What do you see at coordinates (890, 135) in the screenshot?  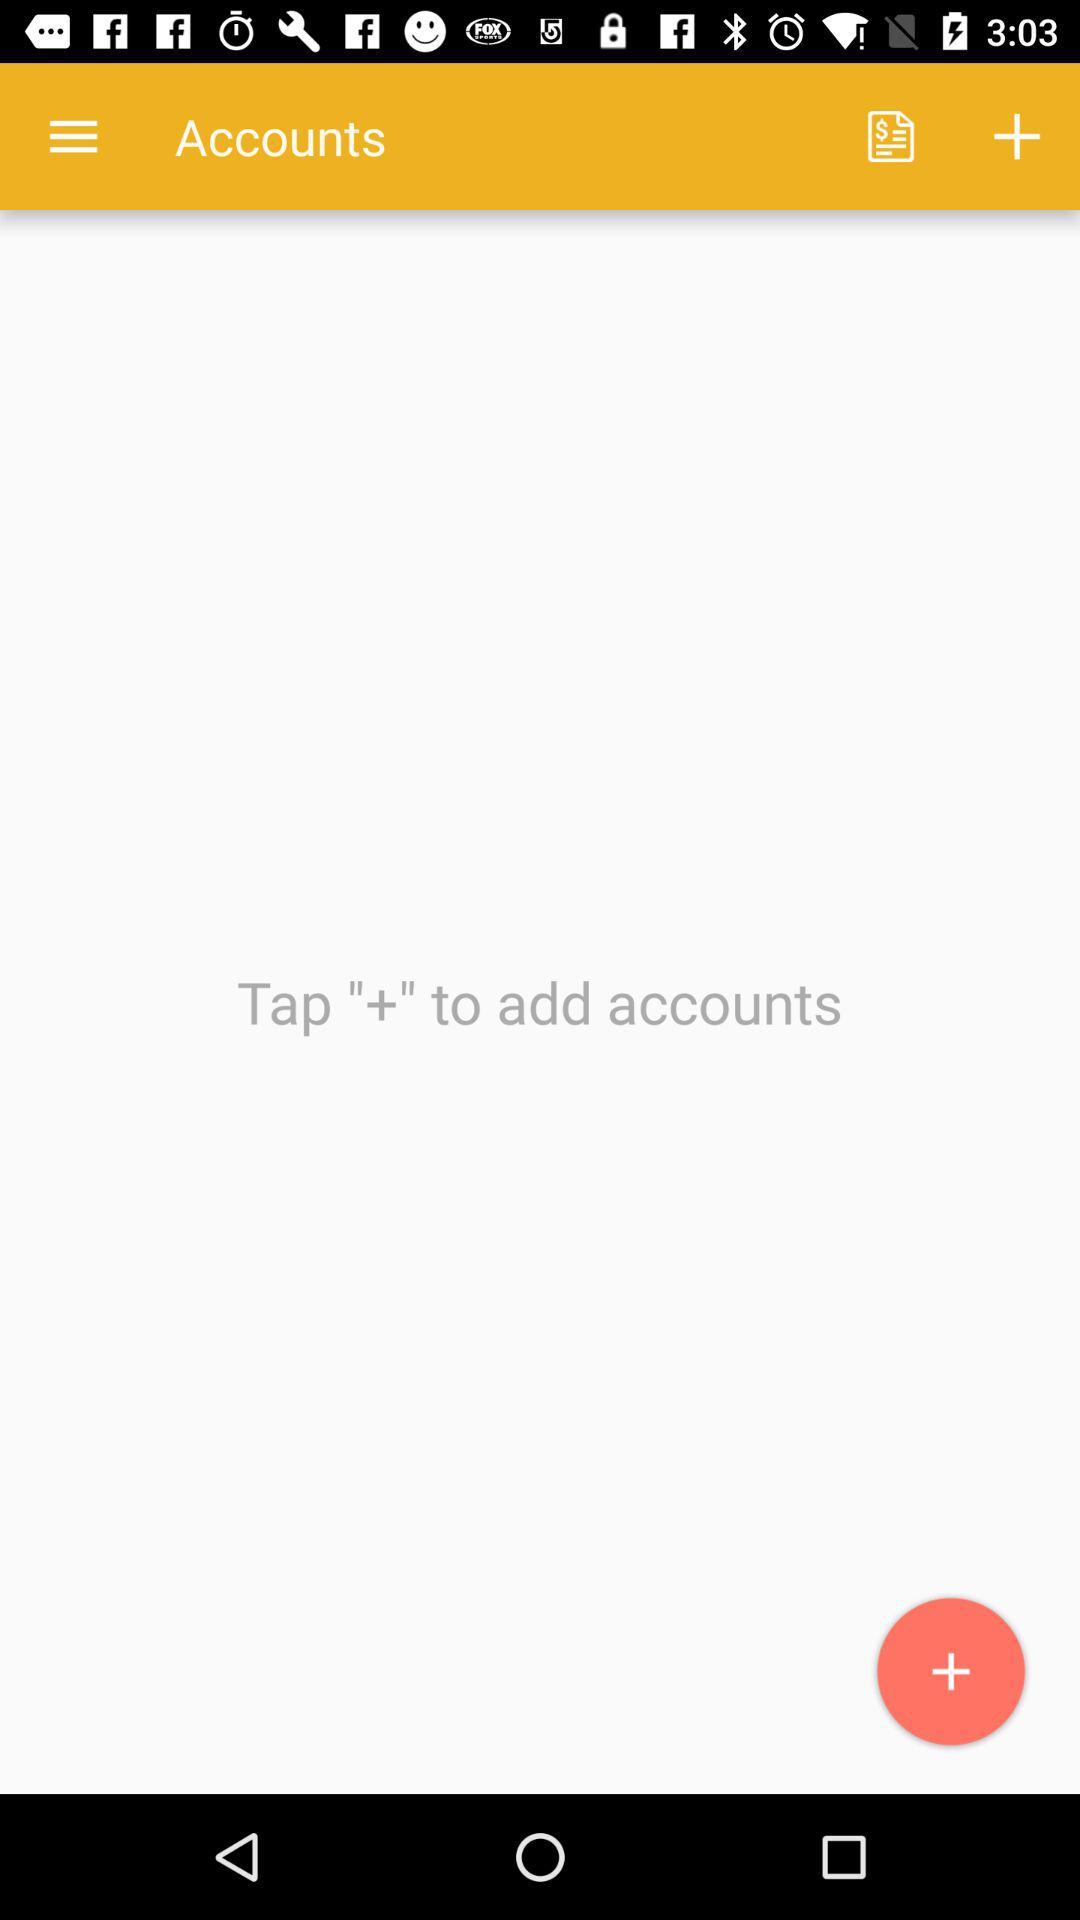 I see `the icon next to accounts` at bounding box center [890, 135].